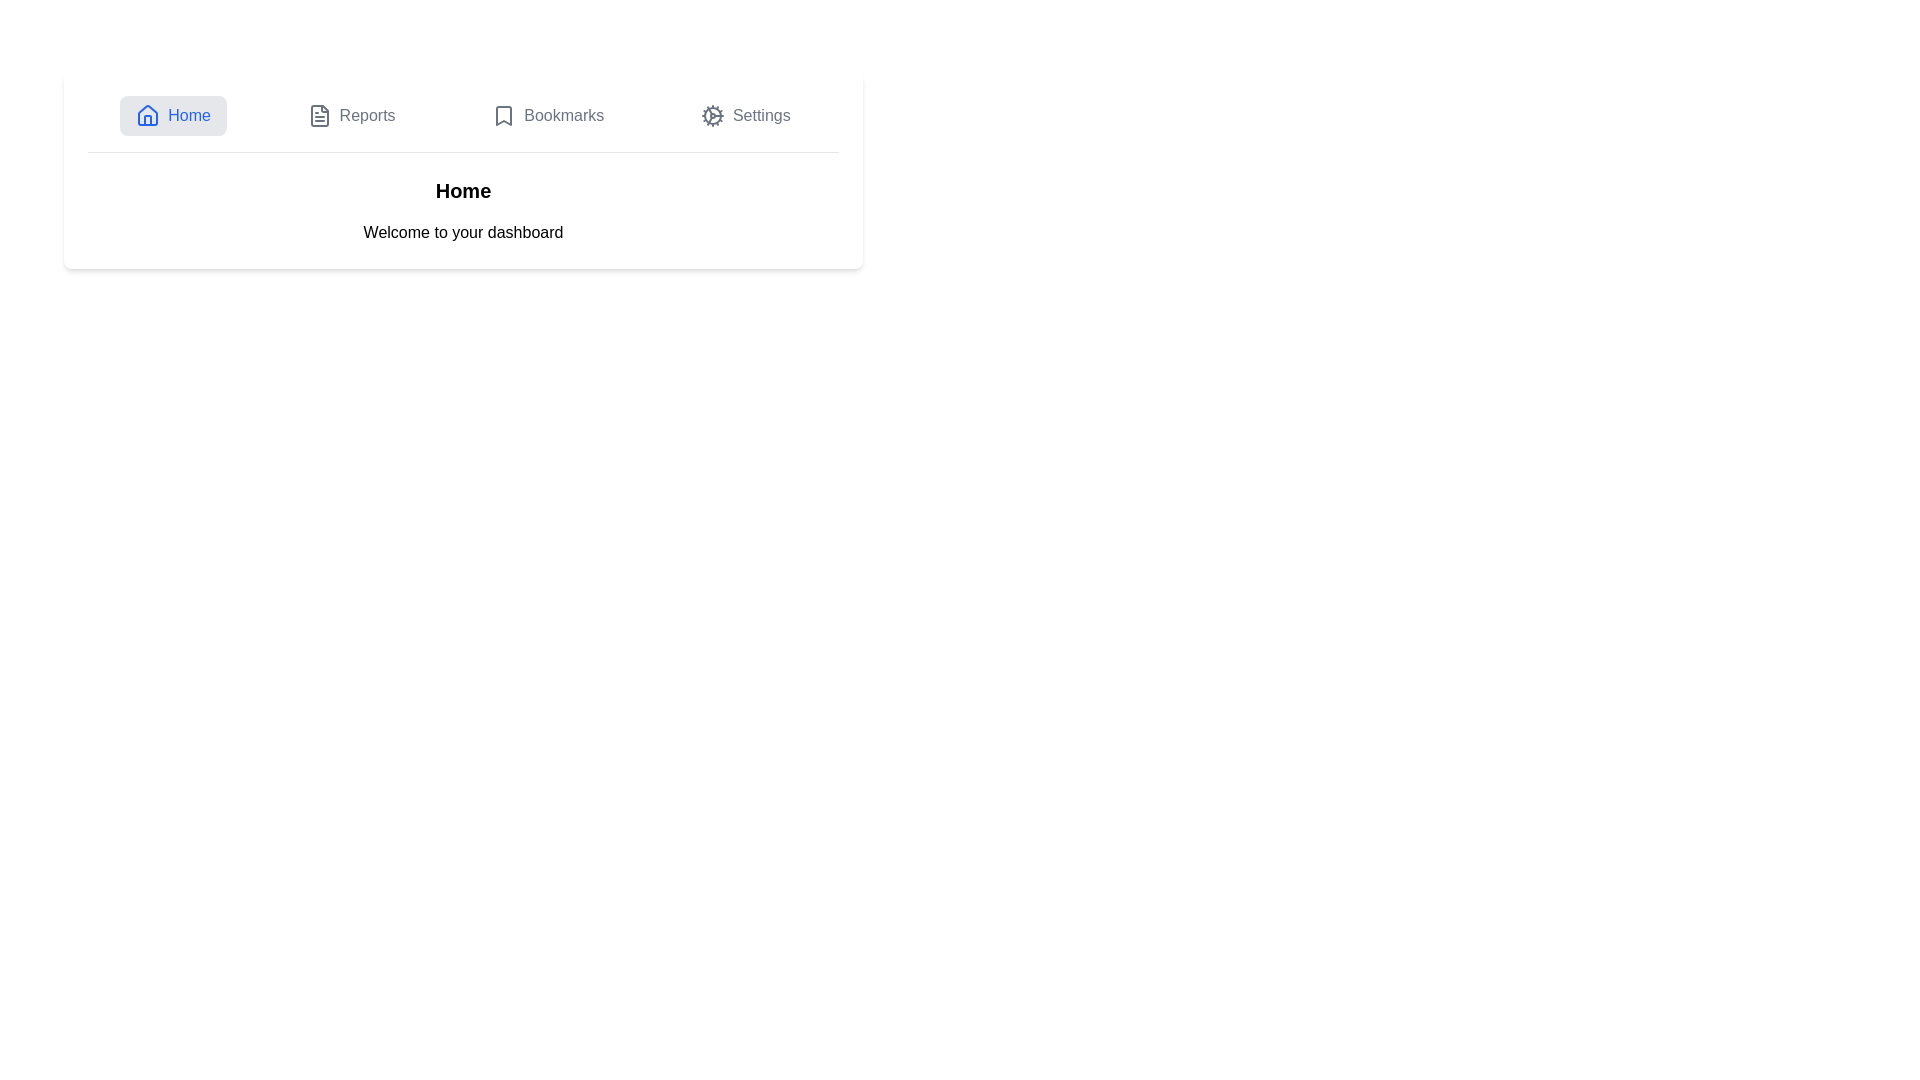  Describe the element at coordinates (462, 231) in the screenshot. I see `the static text display that provides a welcoming message, located directly underneath the 'Home' text on the dashboard view` at that location.